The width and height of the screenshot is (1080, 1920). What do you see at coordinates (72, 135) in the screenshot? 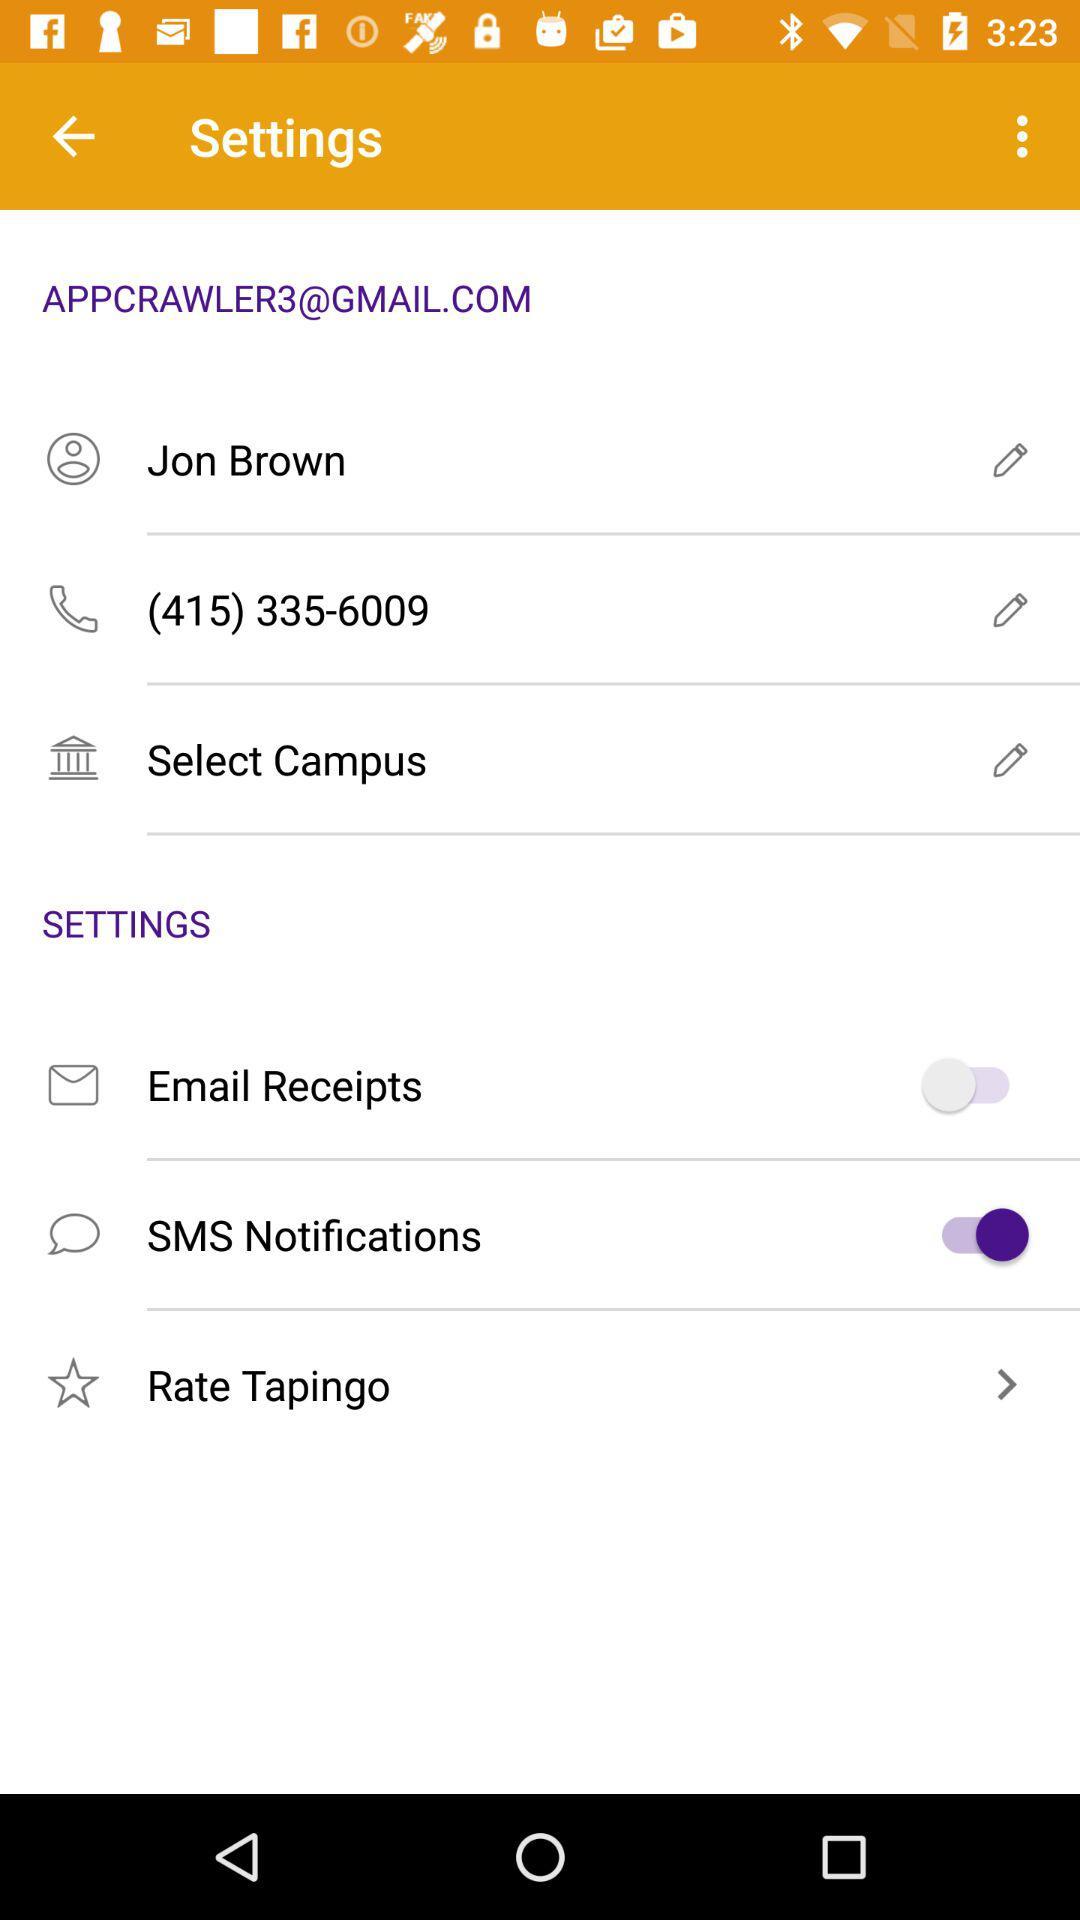
I see `the item next to settings icon` at bounding box center [72, 135].